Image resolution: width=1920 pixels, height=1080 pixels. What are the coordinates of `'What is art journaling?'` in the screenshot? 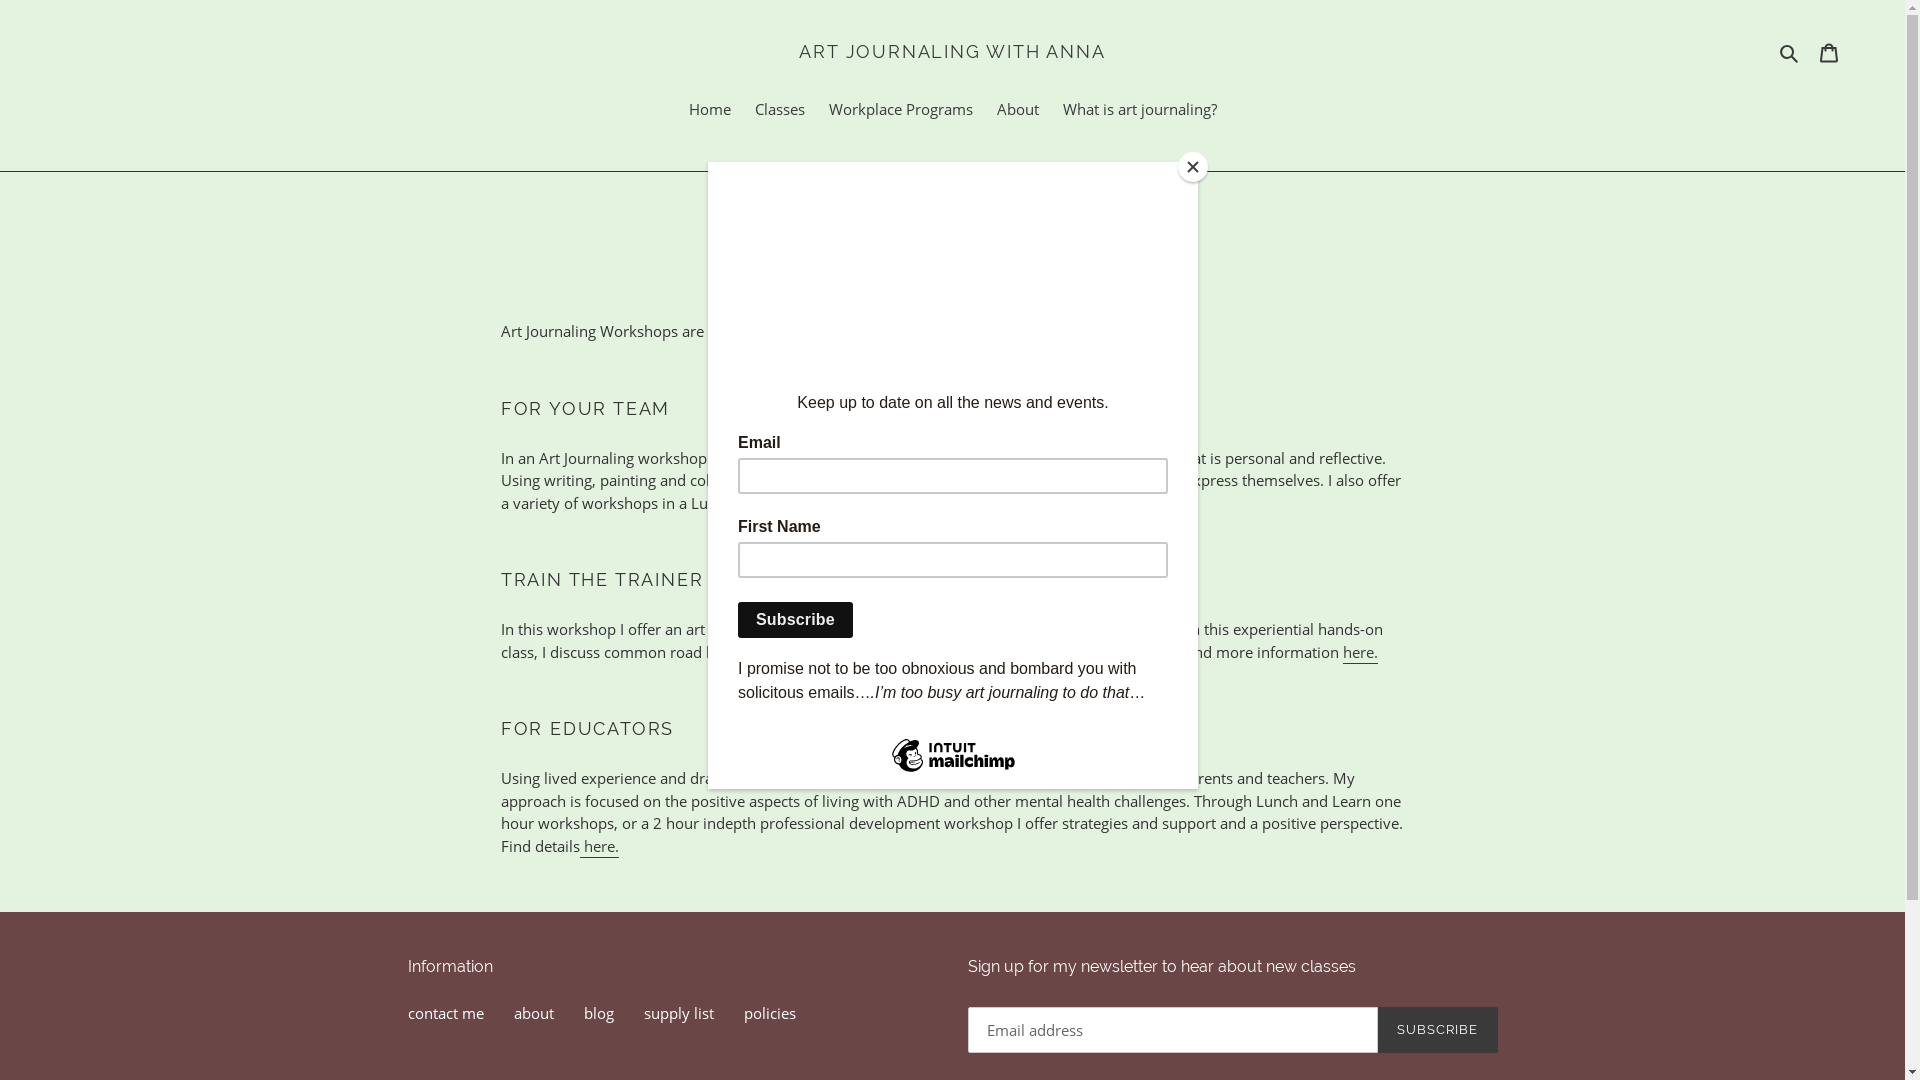 It's located at (1138, 111).